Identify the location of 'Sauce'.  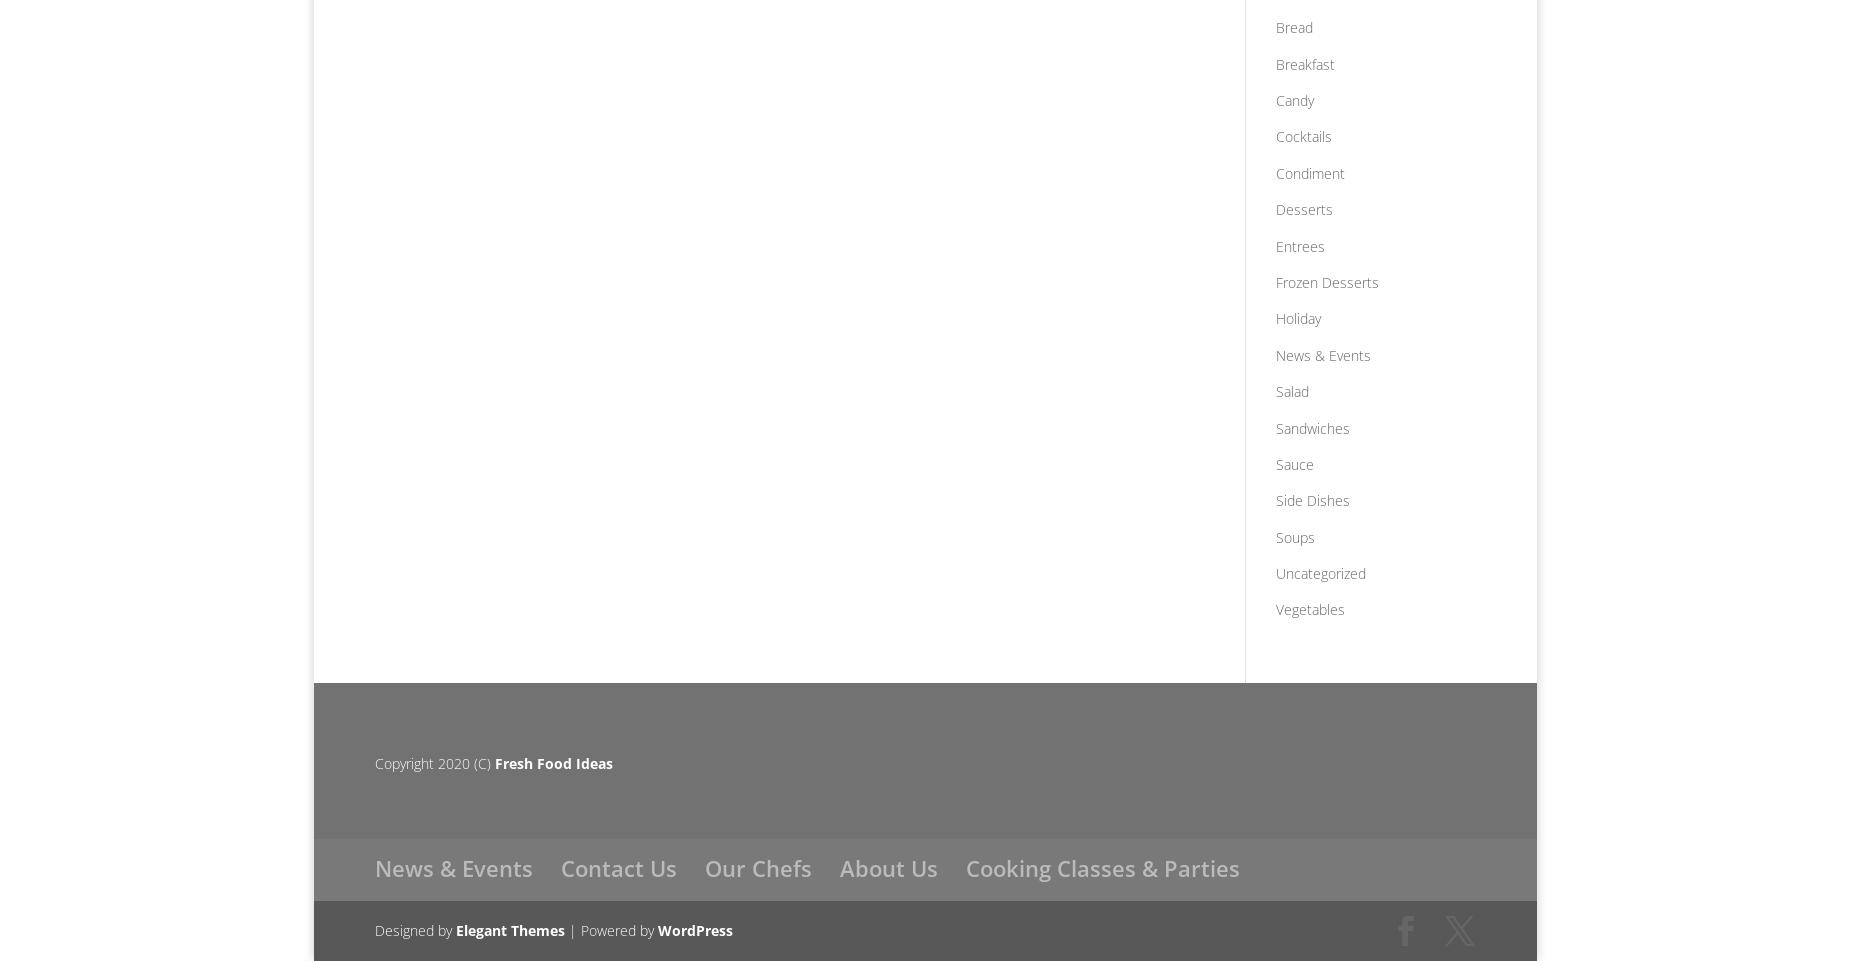
(1293, 462).